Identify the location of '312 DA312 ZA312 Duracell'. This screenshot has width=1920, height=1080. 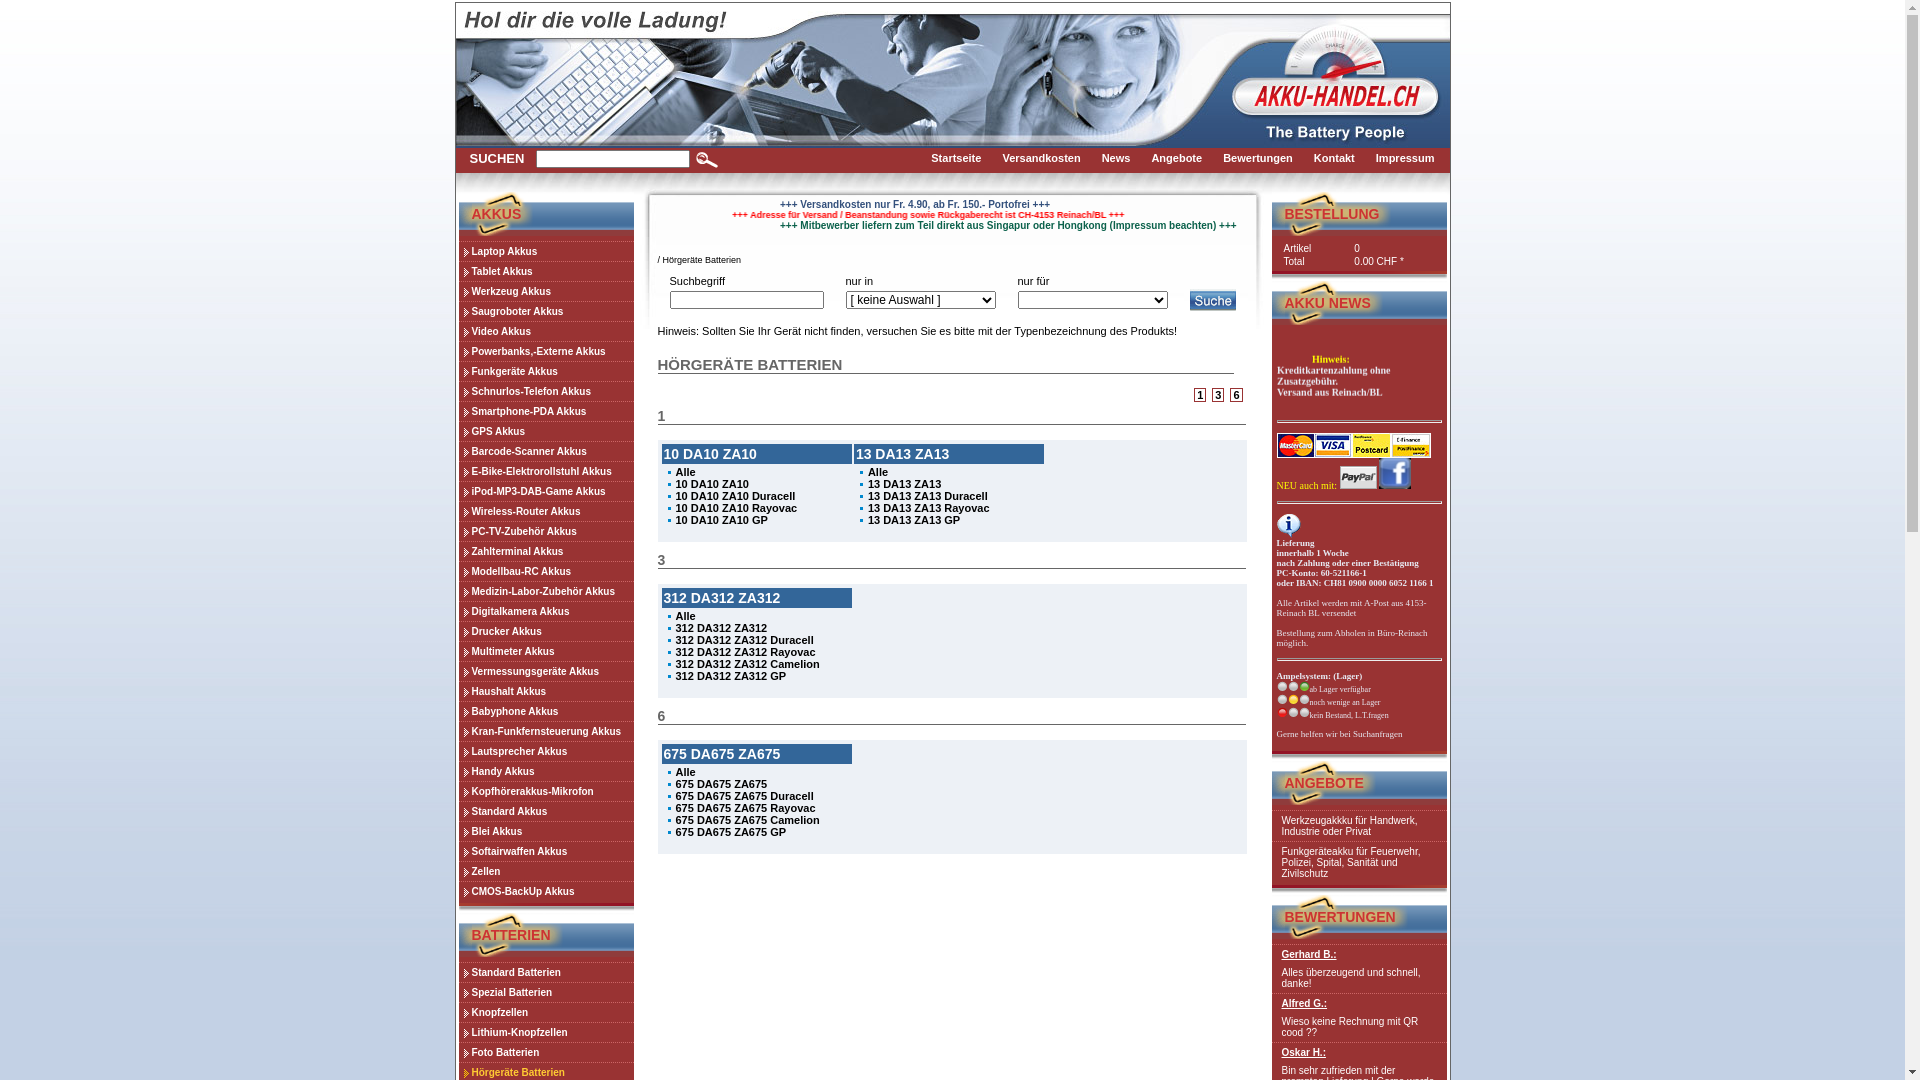
(743, 640).